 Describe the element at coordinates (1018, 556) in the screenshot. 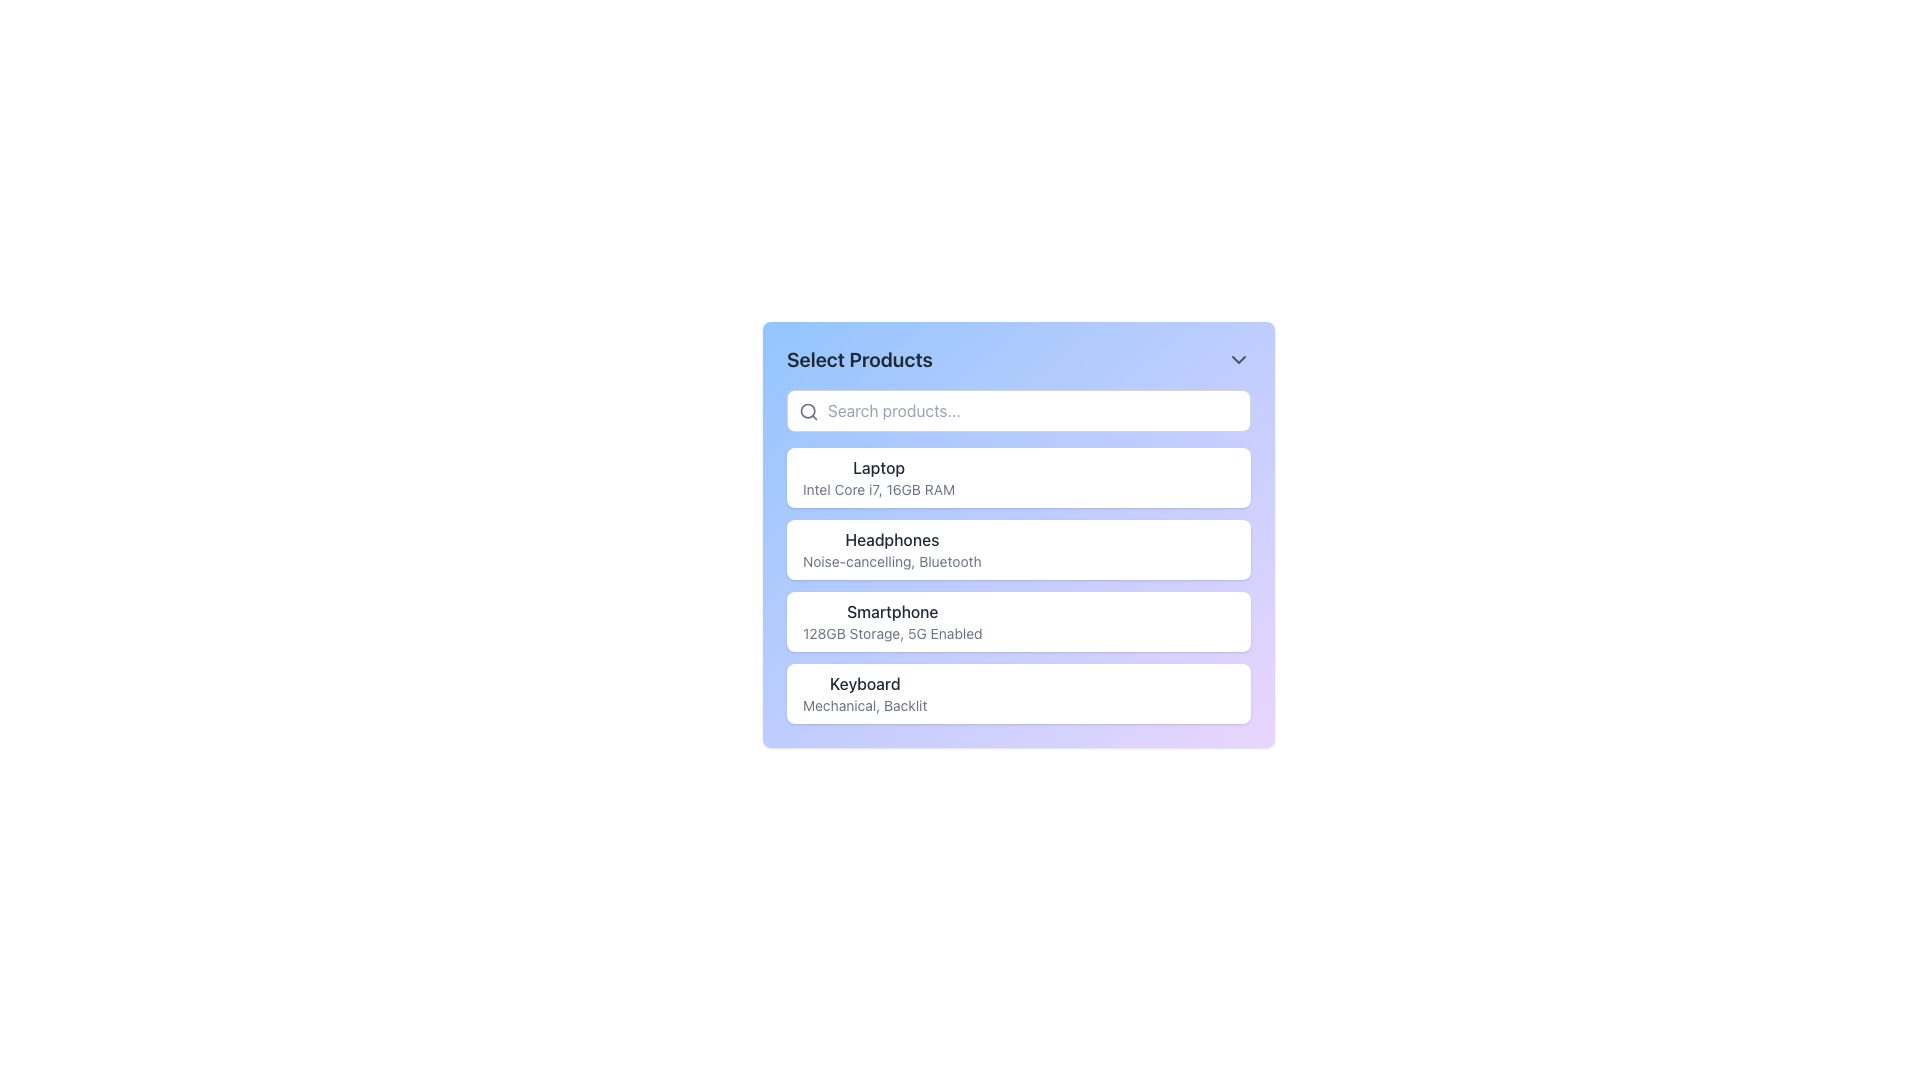

I see `the list item labeled 'Headphones' with subtext 'Noise-cancelling, Bluetooth'` at that location.